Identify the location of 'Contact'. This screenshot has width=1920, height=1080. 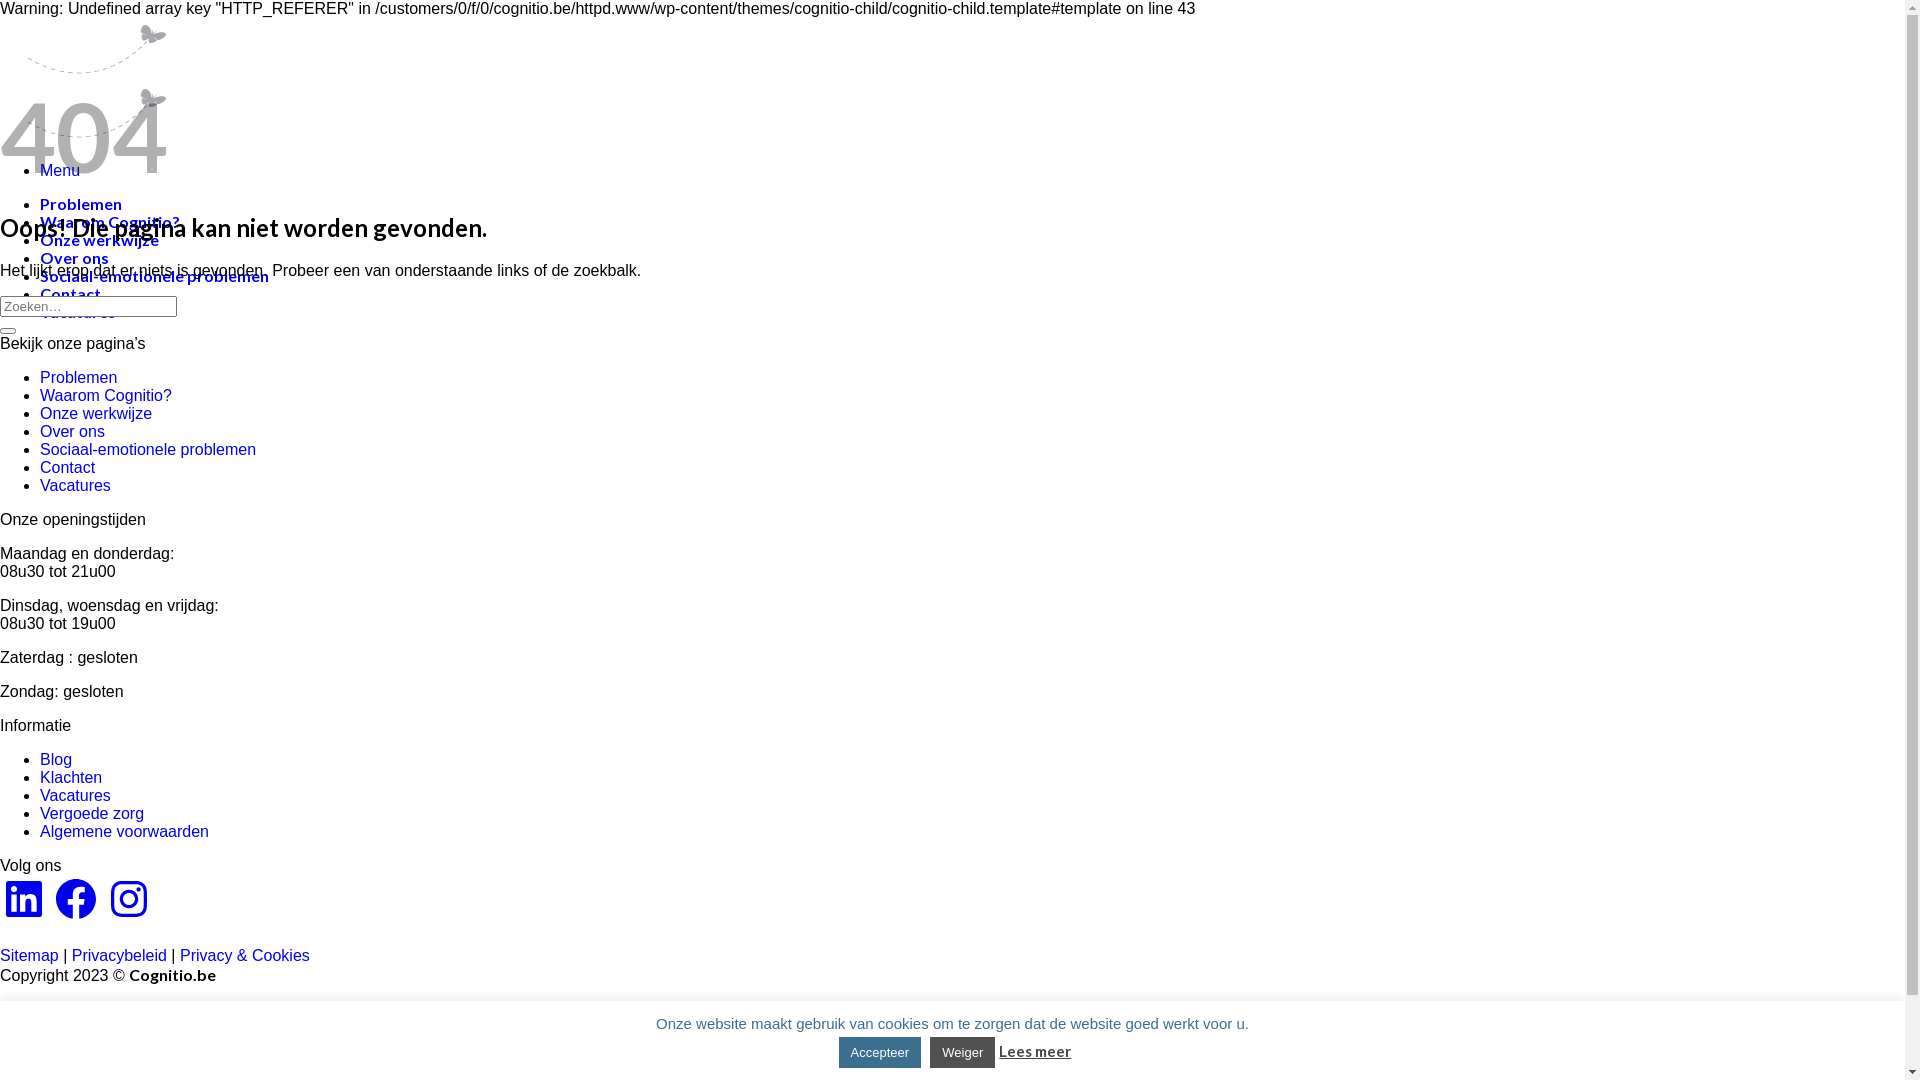
(70, 293).